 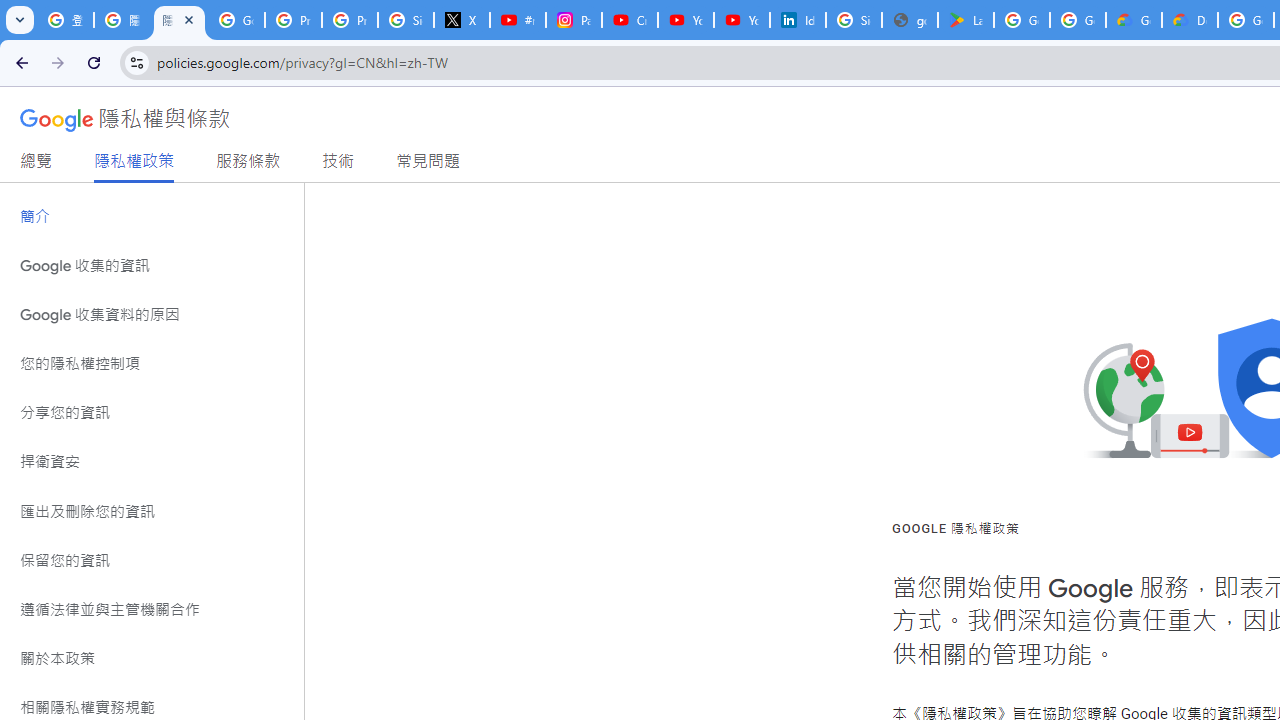 I want to click on 'Sign in - Google Accounts', so click(x=853, y=20).